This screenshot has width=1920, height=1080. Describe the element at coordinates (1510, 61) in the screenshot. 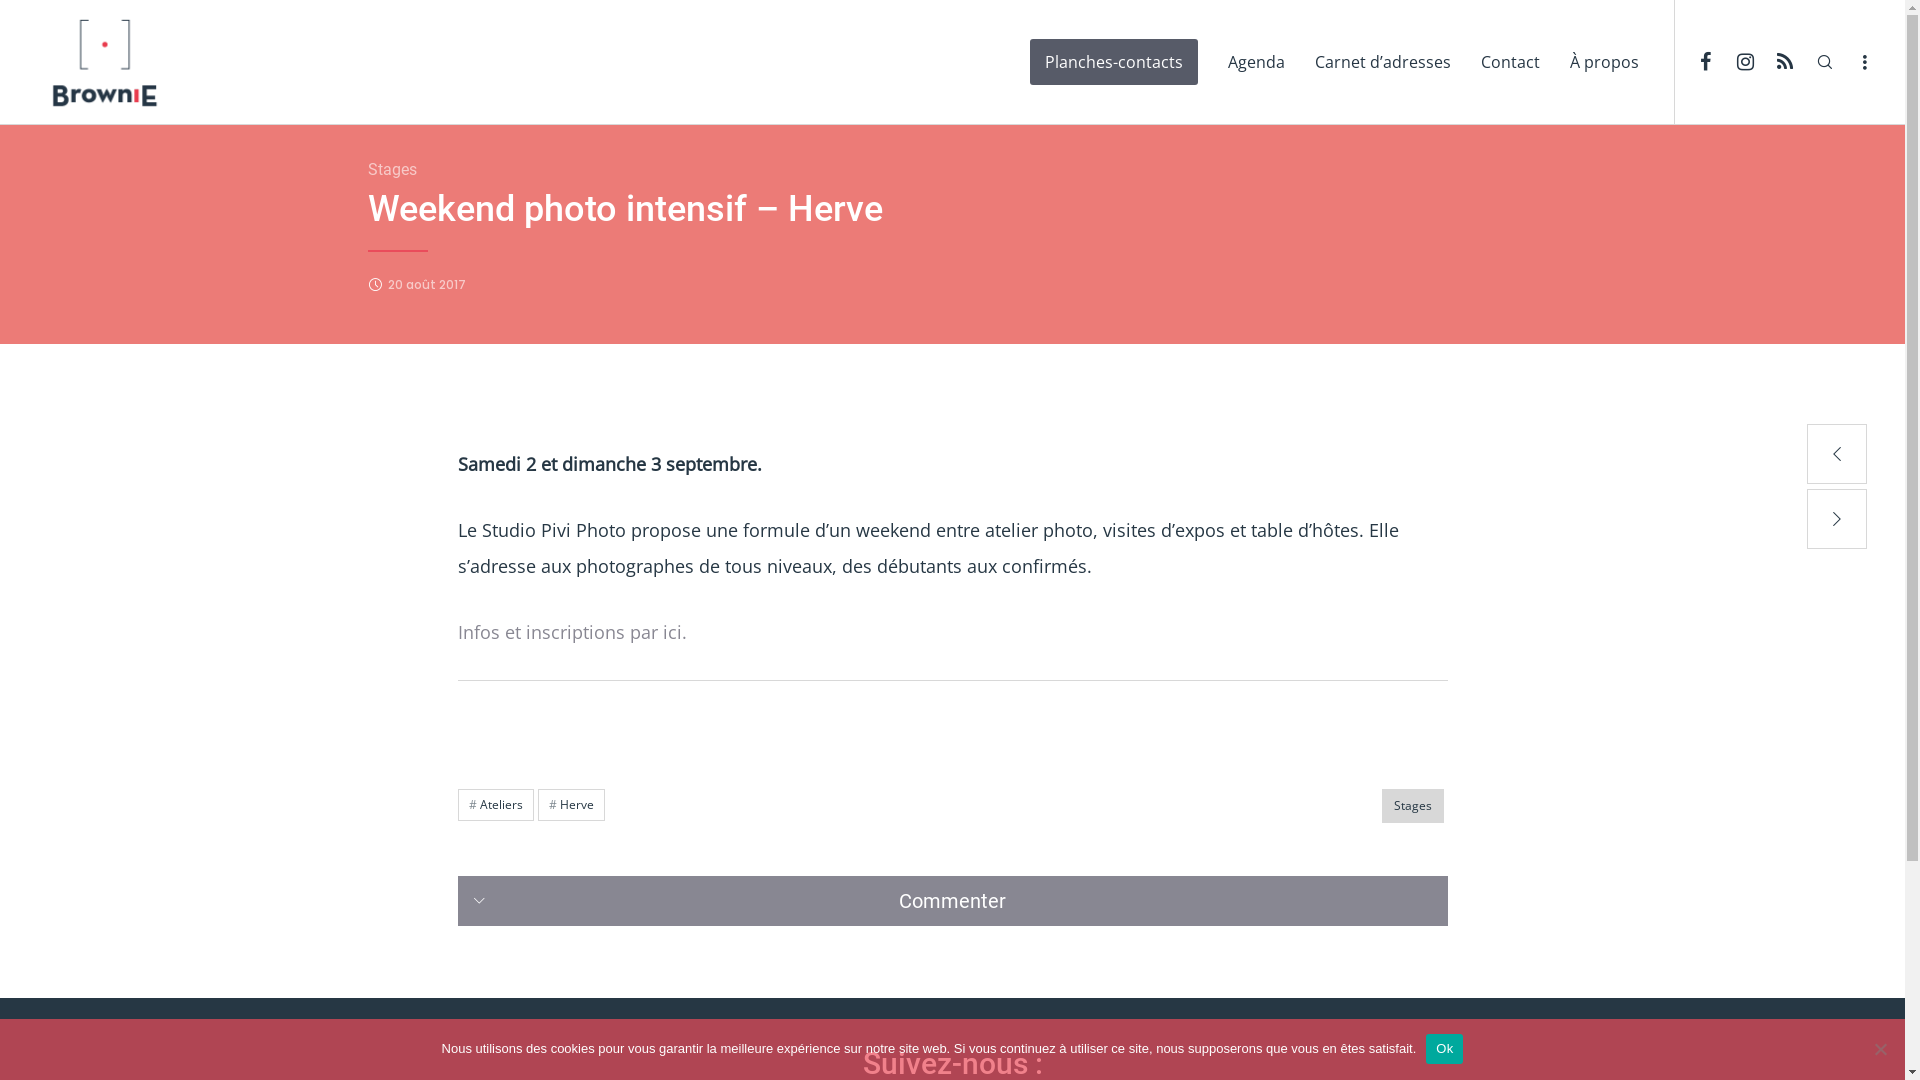

I see `'Contact'` at that location.